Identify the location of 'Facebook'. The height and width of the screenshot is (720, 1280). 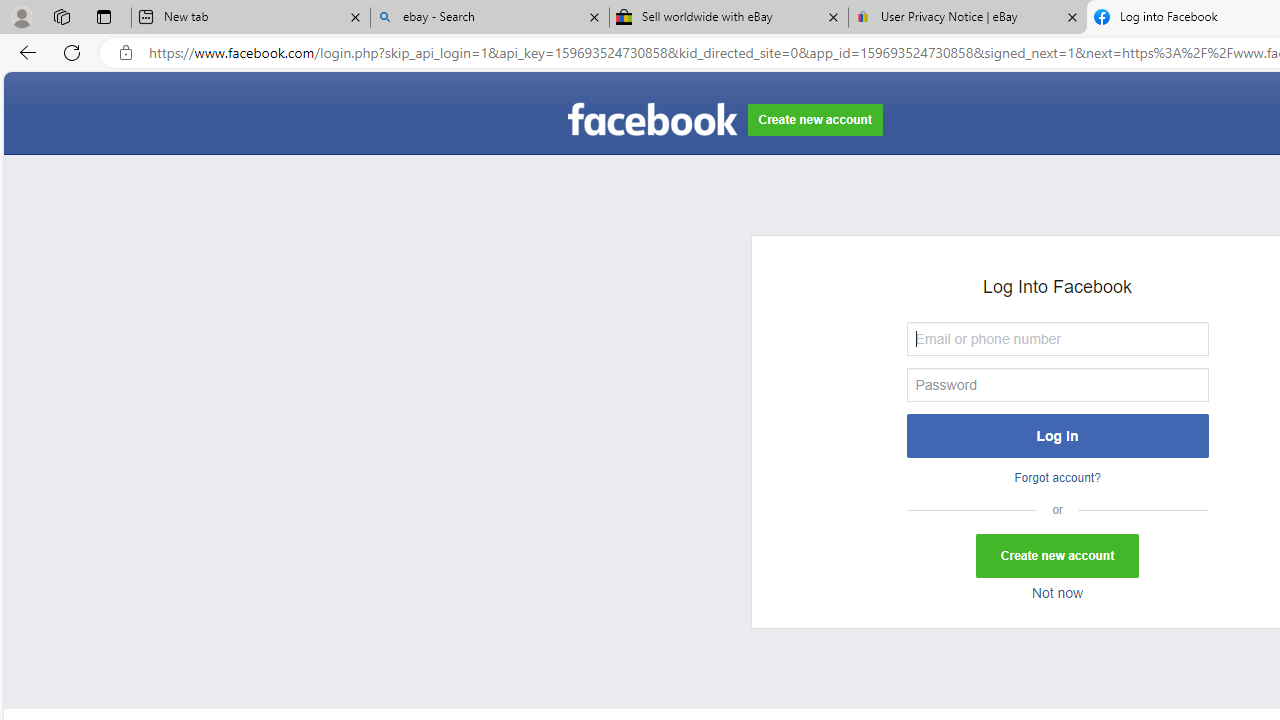
(652, 120).